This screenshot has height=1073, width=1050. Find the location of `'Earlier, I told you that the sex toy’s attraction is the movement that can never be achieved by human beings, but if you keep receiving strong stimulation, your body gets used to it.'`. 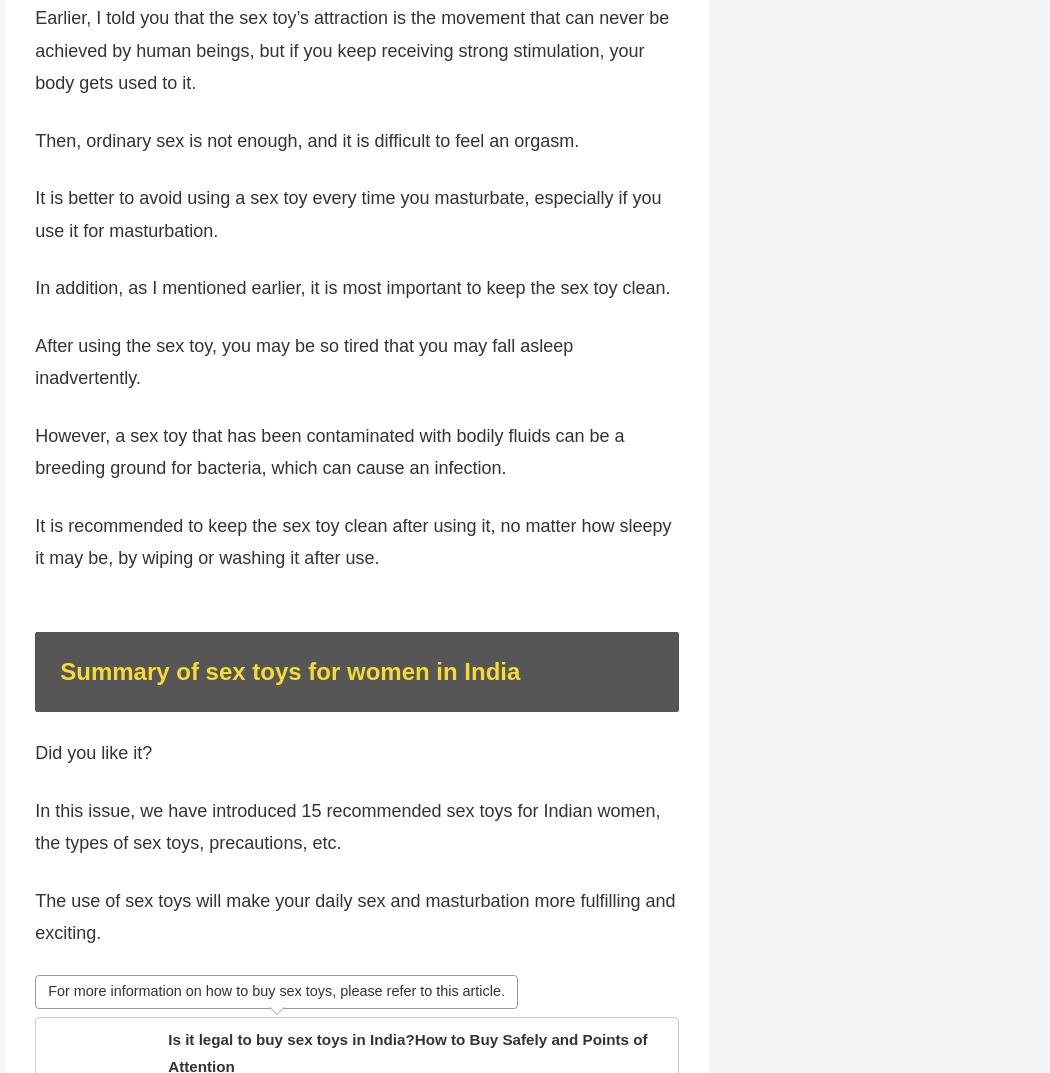

'Earlier, I told you that the sex toy’s attraction is the movement that can never be achieved by human beings, but if you keep receiving strong stimulation, your body gets used to it.' is located at coordinates (350, 87).